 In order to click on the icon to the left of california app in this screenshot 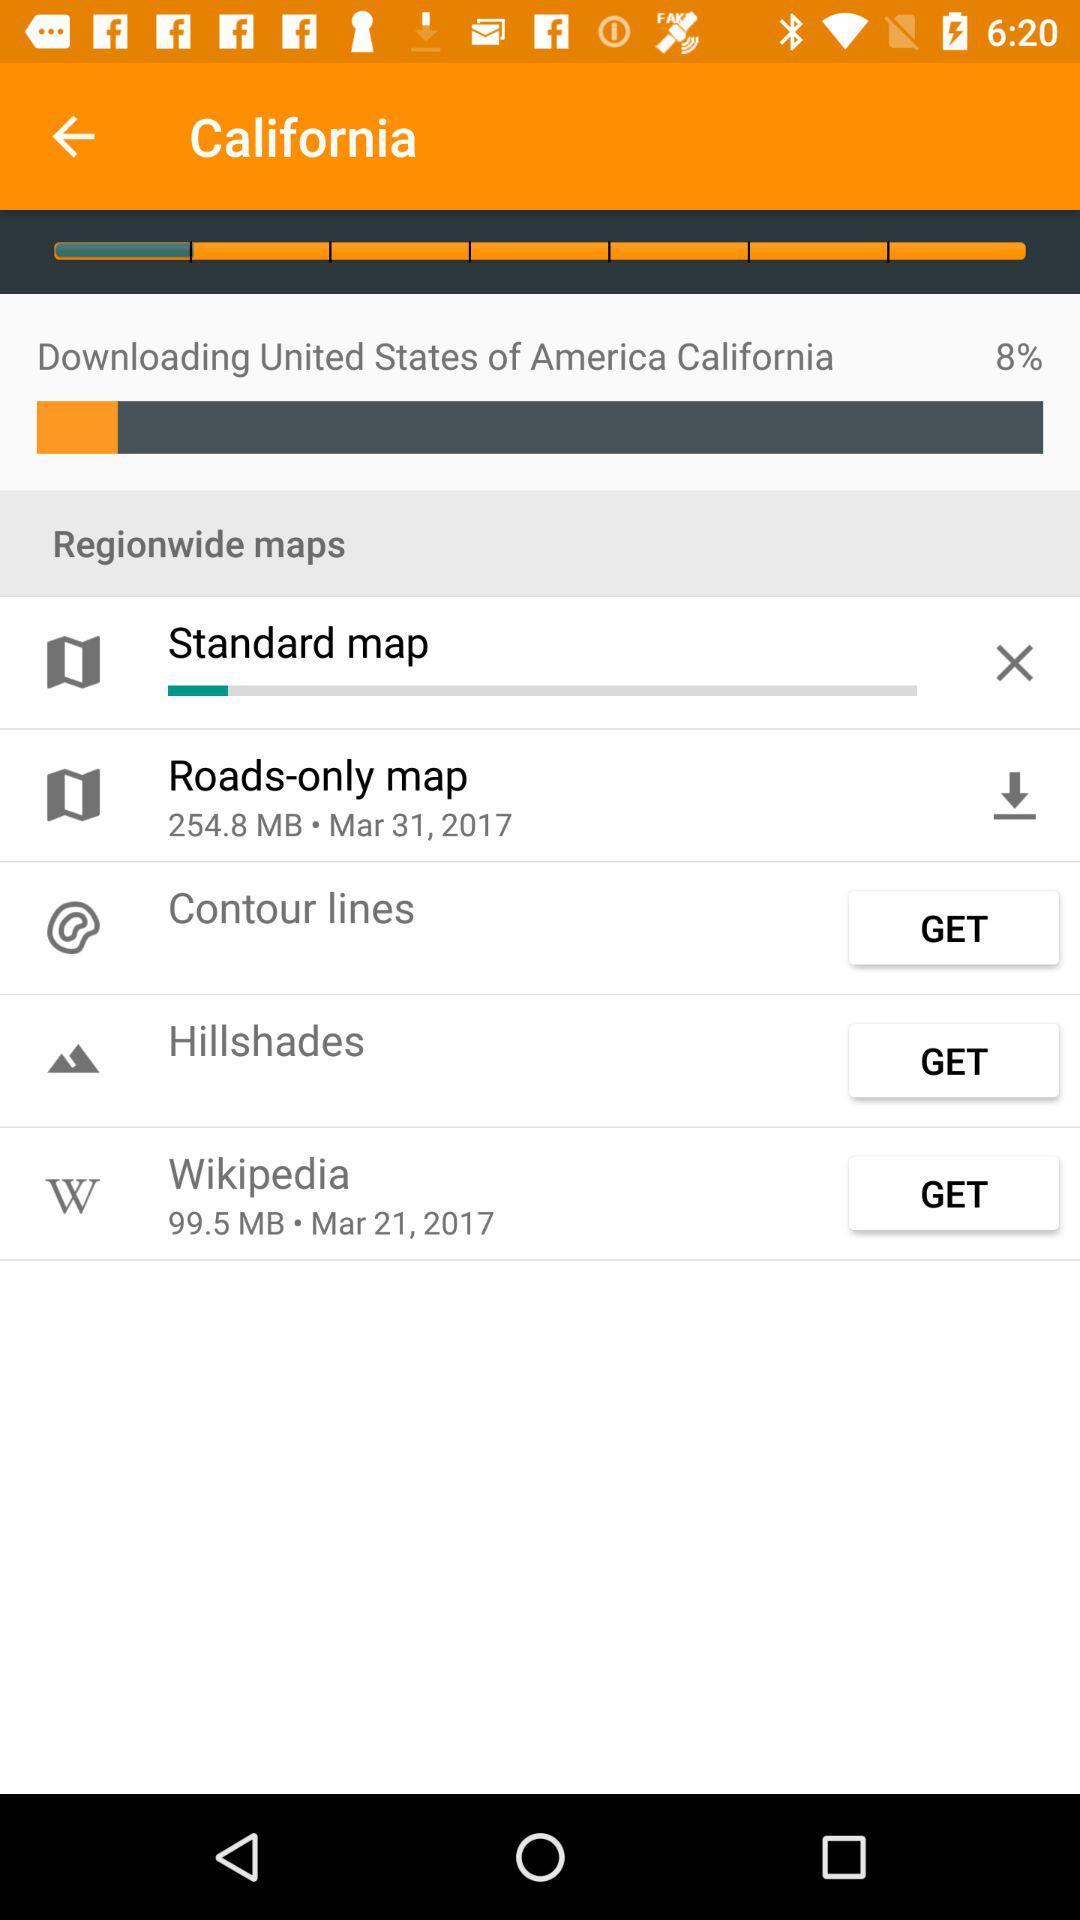, I will do `click(72, 135)`.